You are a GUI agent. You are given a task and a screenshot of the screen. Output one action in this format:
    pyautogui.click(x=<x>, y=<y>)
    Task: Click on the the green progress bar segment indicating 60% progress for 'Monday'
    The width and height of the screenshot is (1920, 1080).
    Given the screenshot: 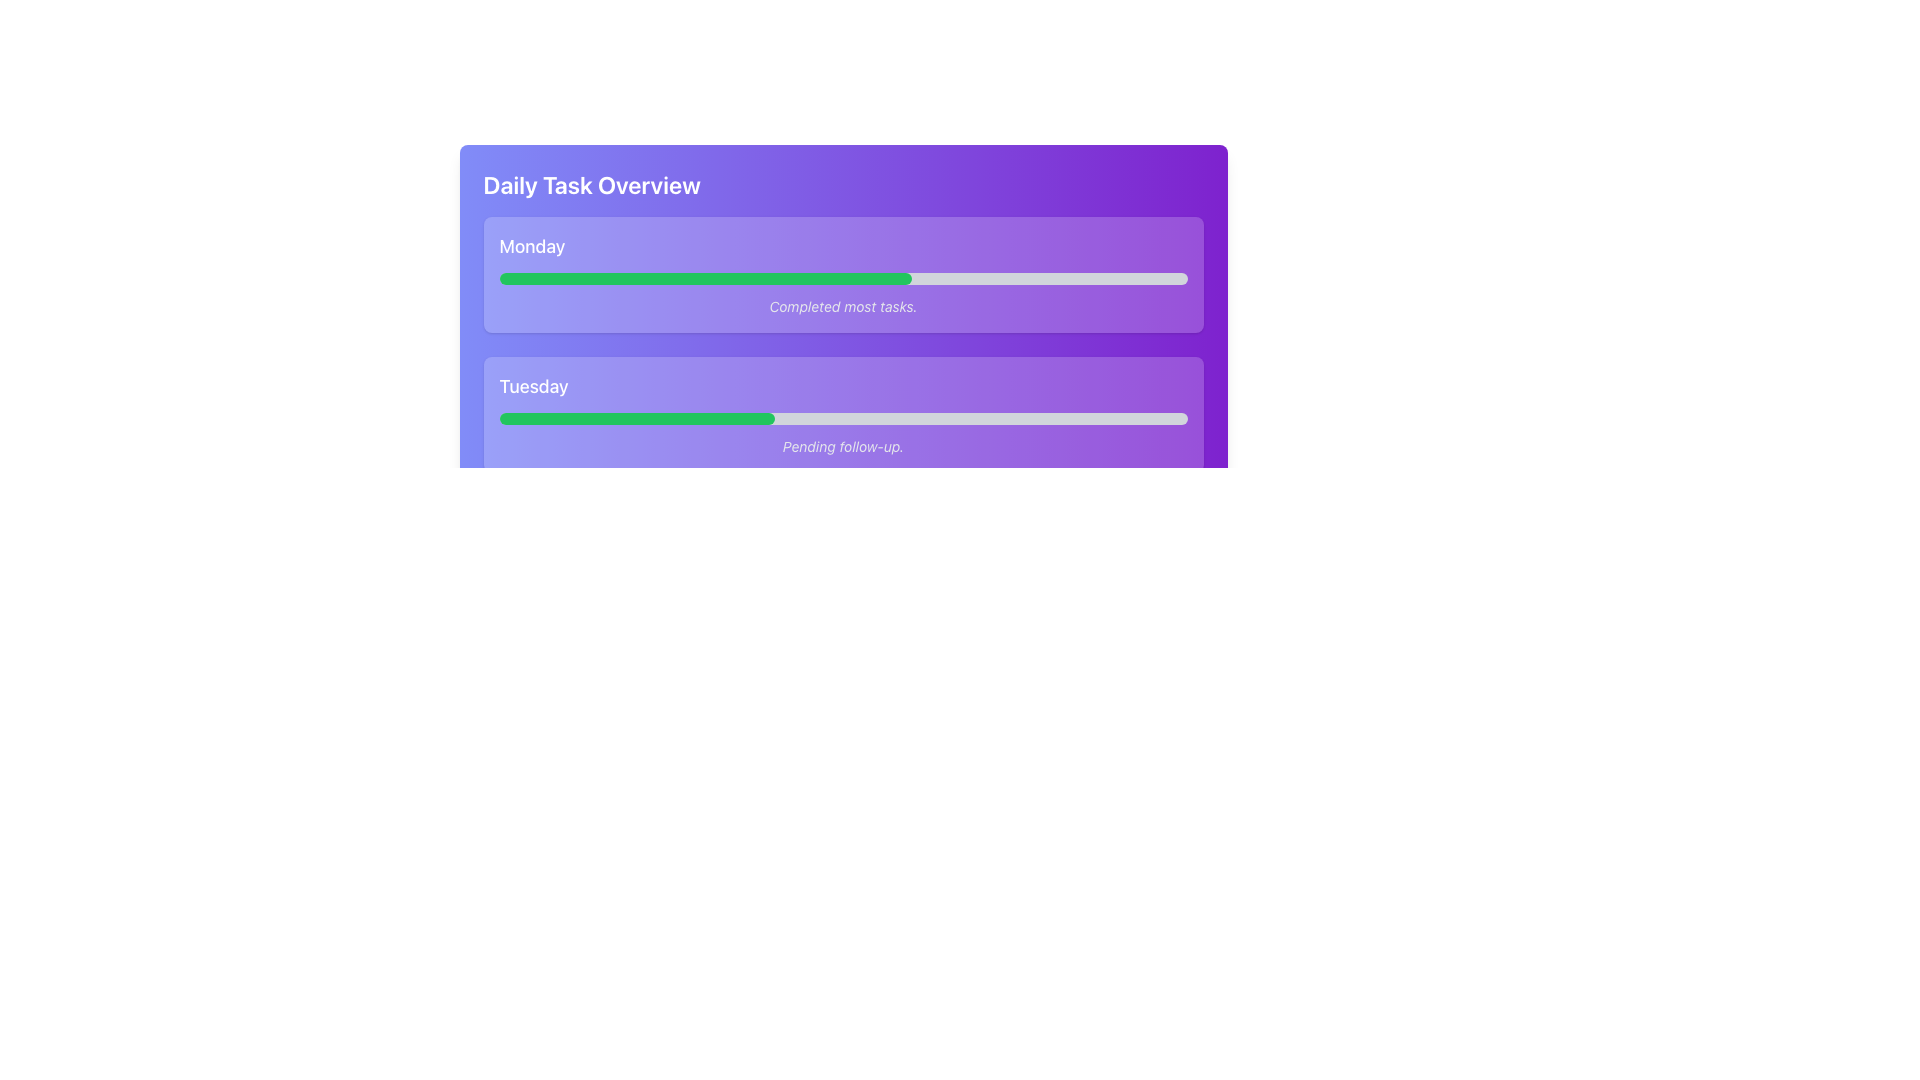 What is the action you would take?
    pyautogui.click(x=705, y=278)
    